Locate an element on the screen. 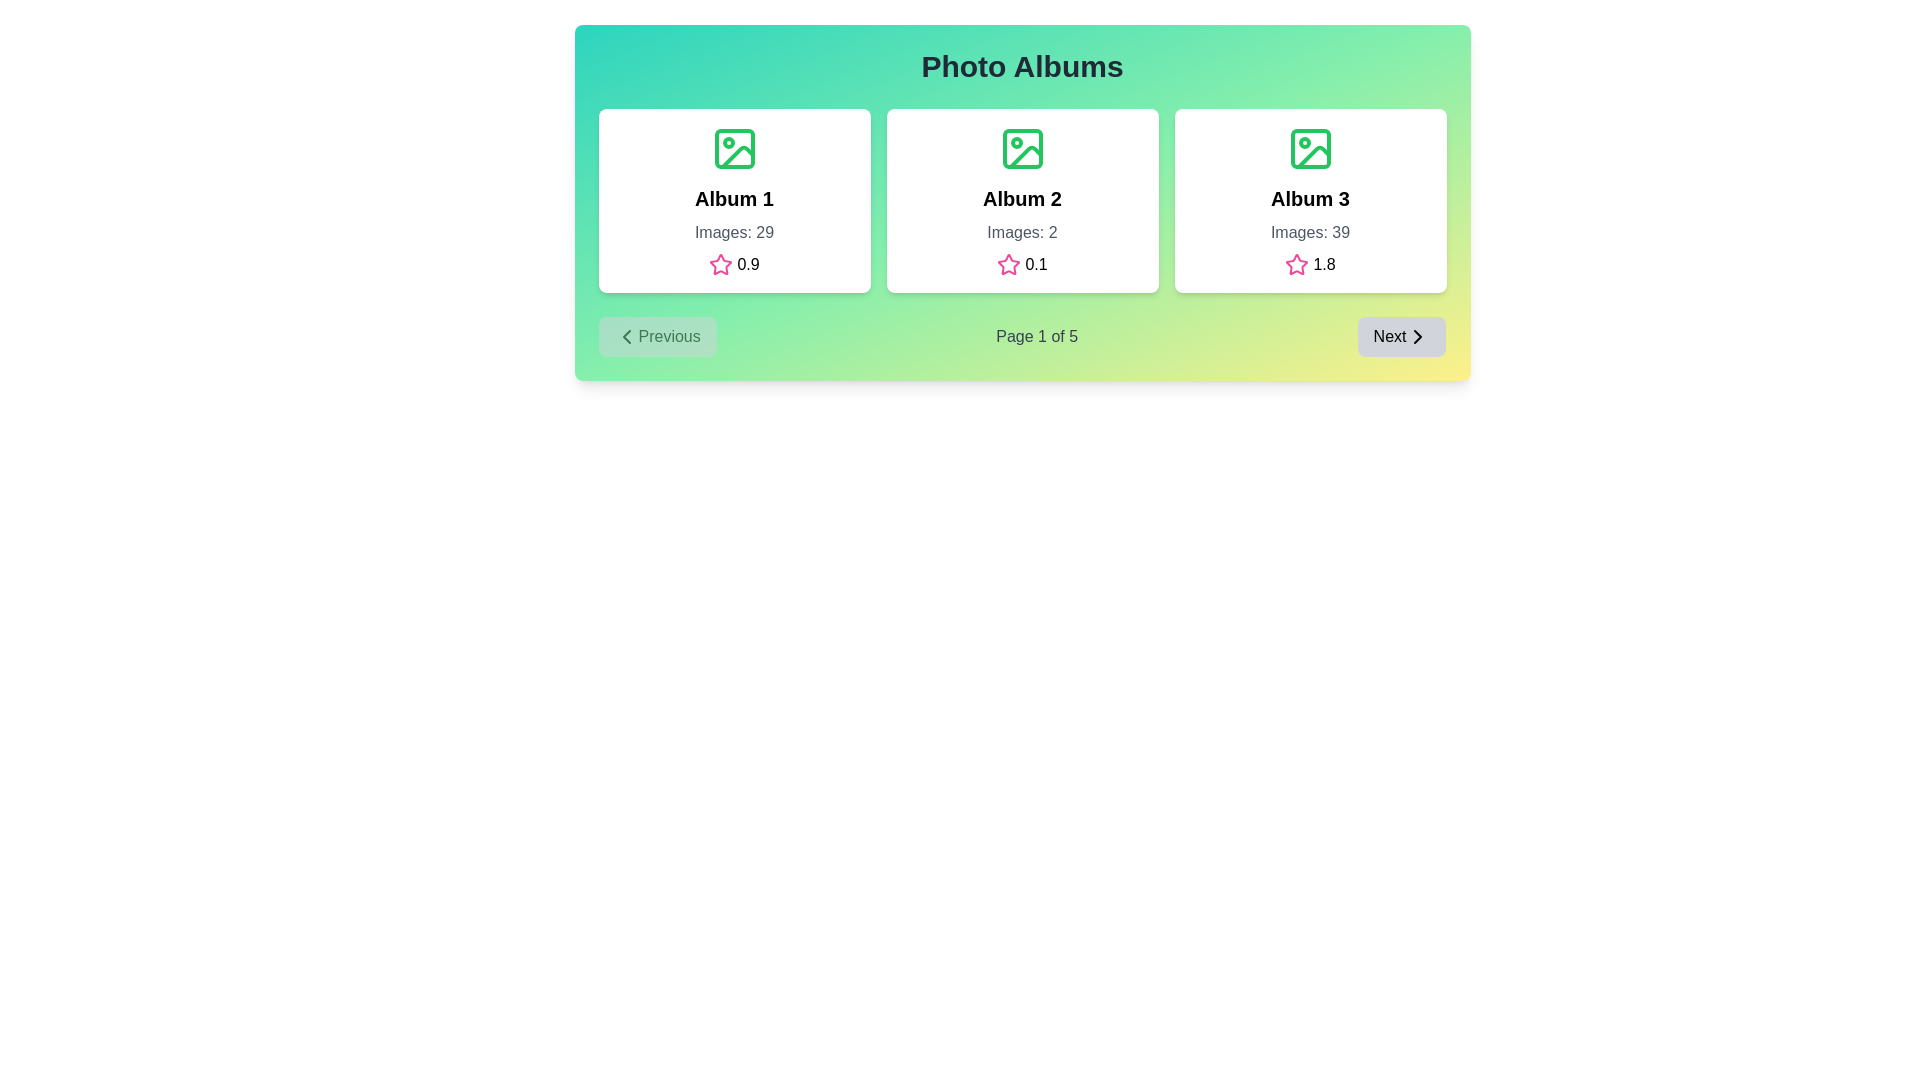 The image size is (1920, 1080). the star rating icon located in the bottom-left corner of the Album 3 card, which is adjacent to the rating value of '1.8' is located at coordinates (1297, 264).